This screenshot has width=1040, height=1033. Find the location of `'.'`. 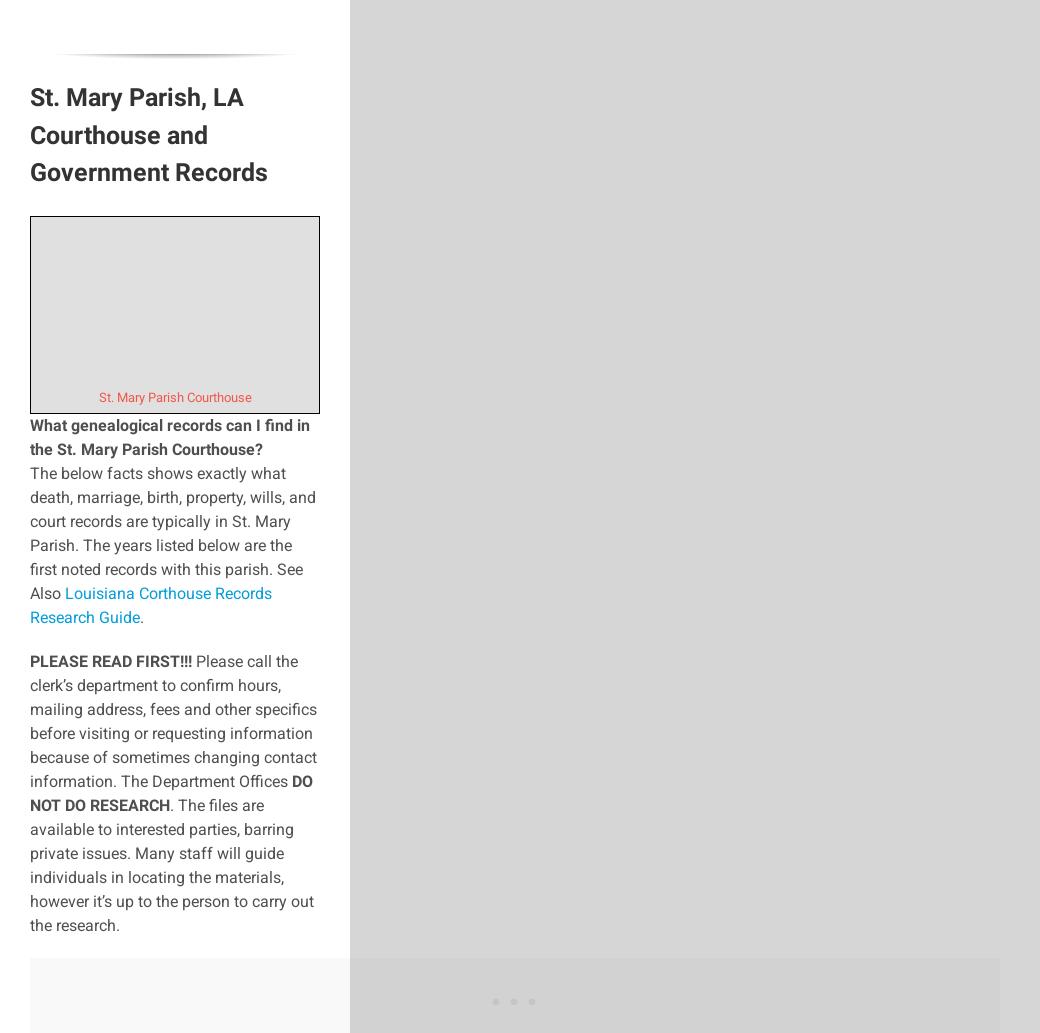

'.' is located at coordinates (141, 615).